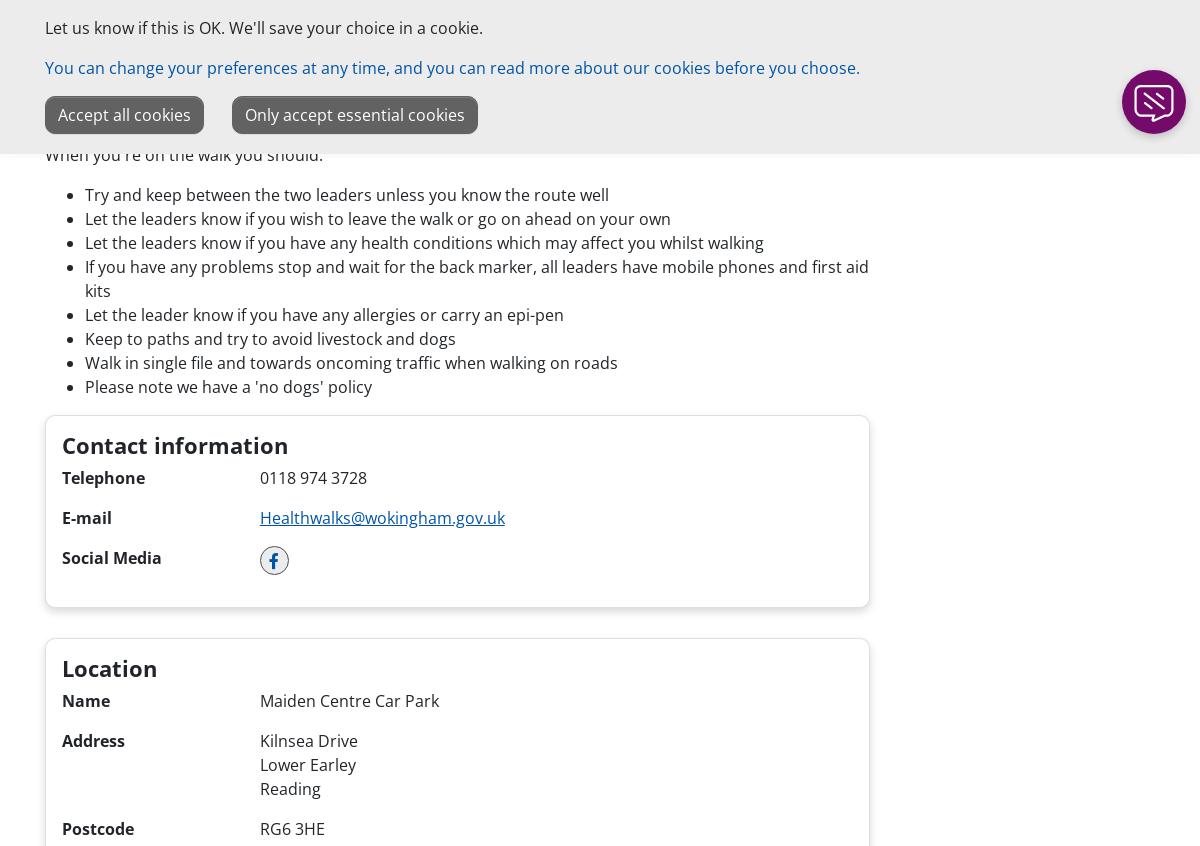  Describe the element at coordinates (62, 557) in the screenshot. I see `'Social Media'` at that location.